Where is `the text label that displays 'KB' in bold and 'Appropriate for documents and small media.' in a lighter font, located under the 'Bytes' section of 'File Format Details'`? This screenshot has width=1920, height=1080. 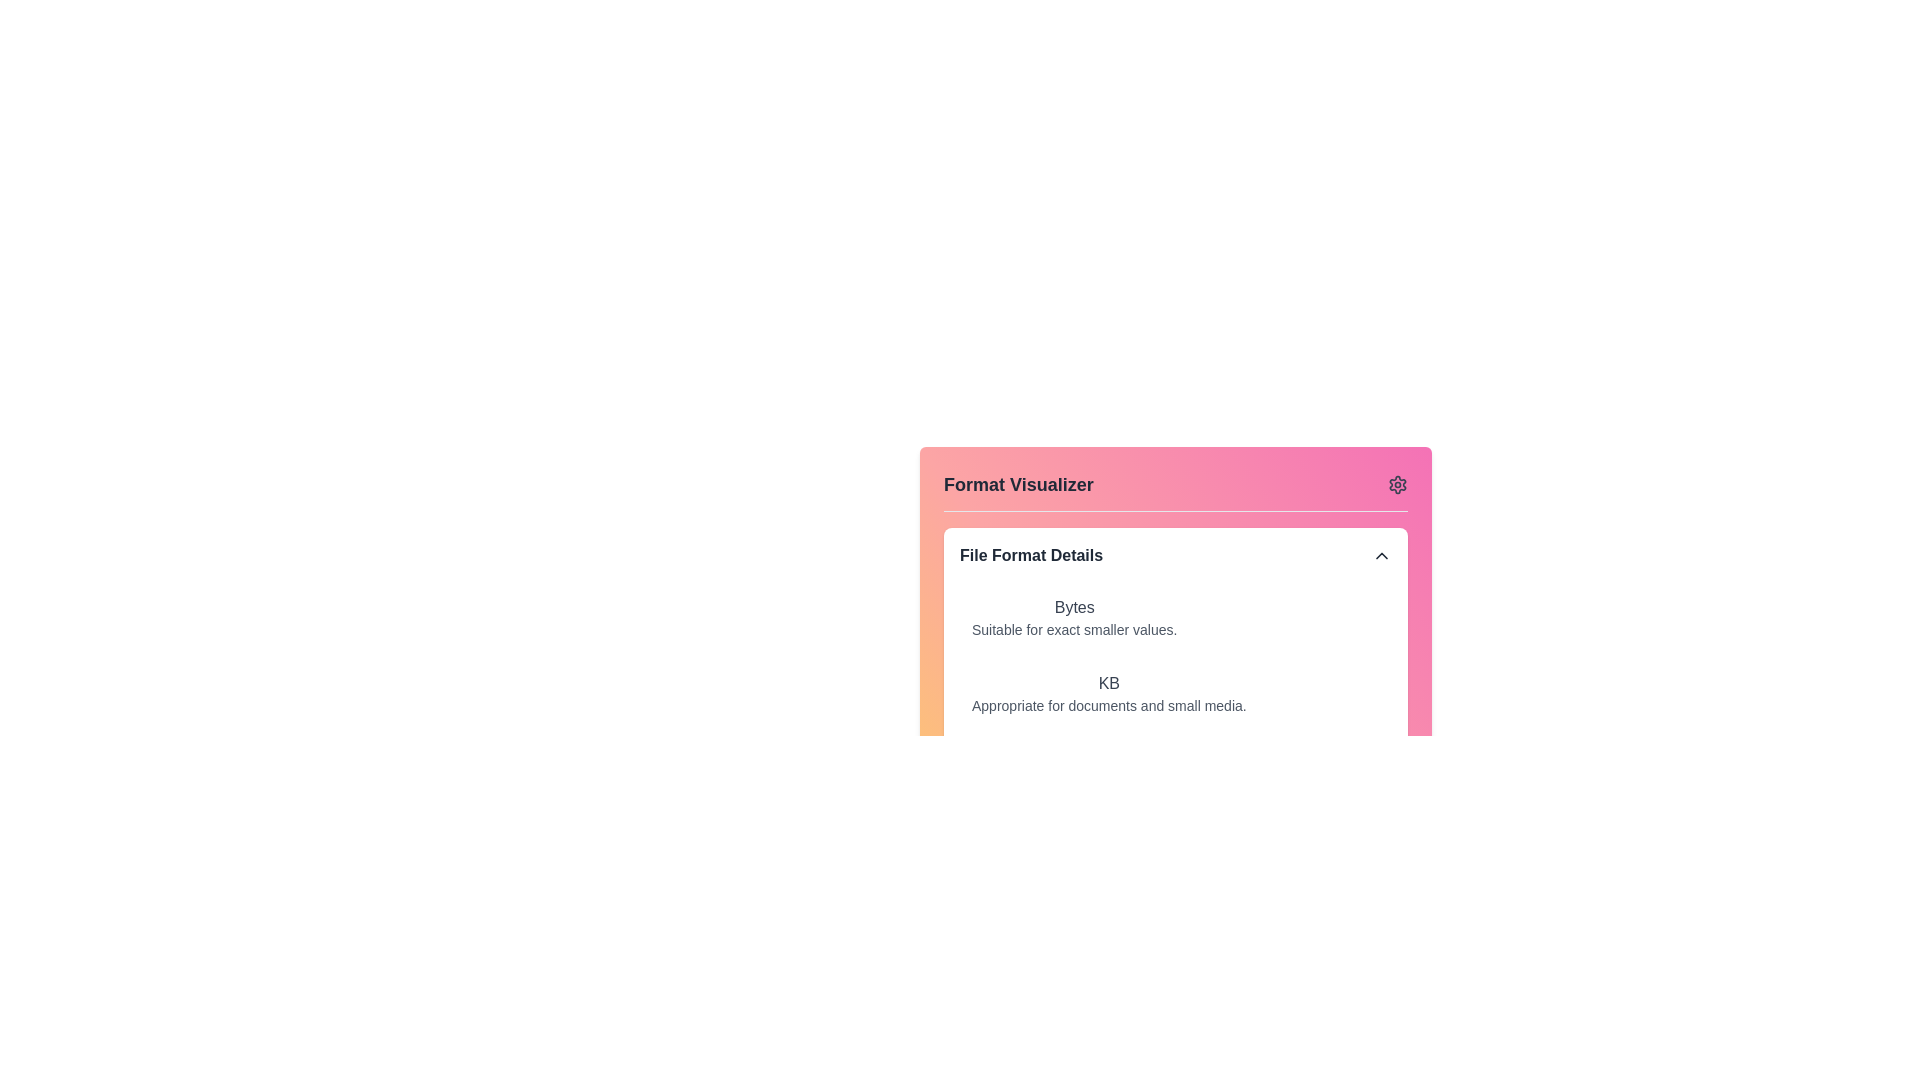
the text label that displays 'KB' in bold and 'Appropriate for documents and small media.' in a lighter font, located under the 'Bytes' section of 'File Format Details' is located at coordinates (1108, 693).